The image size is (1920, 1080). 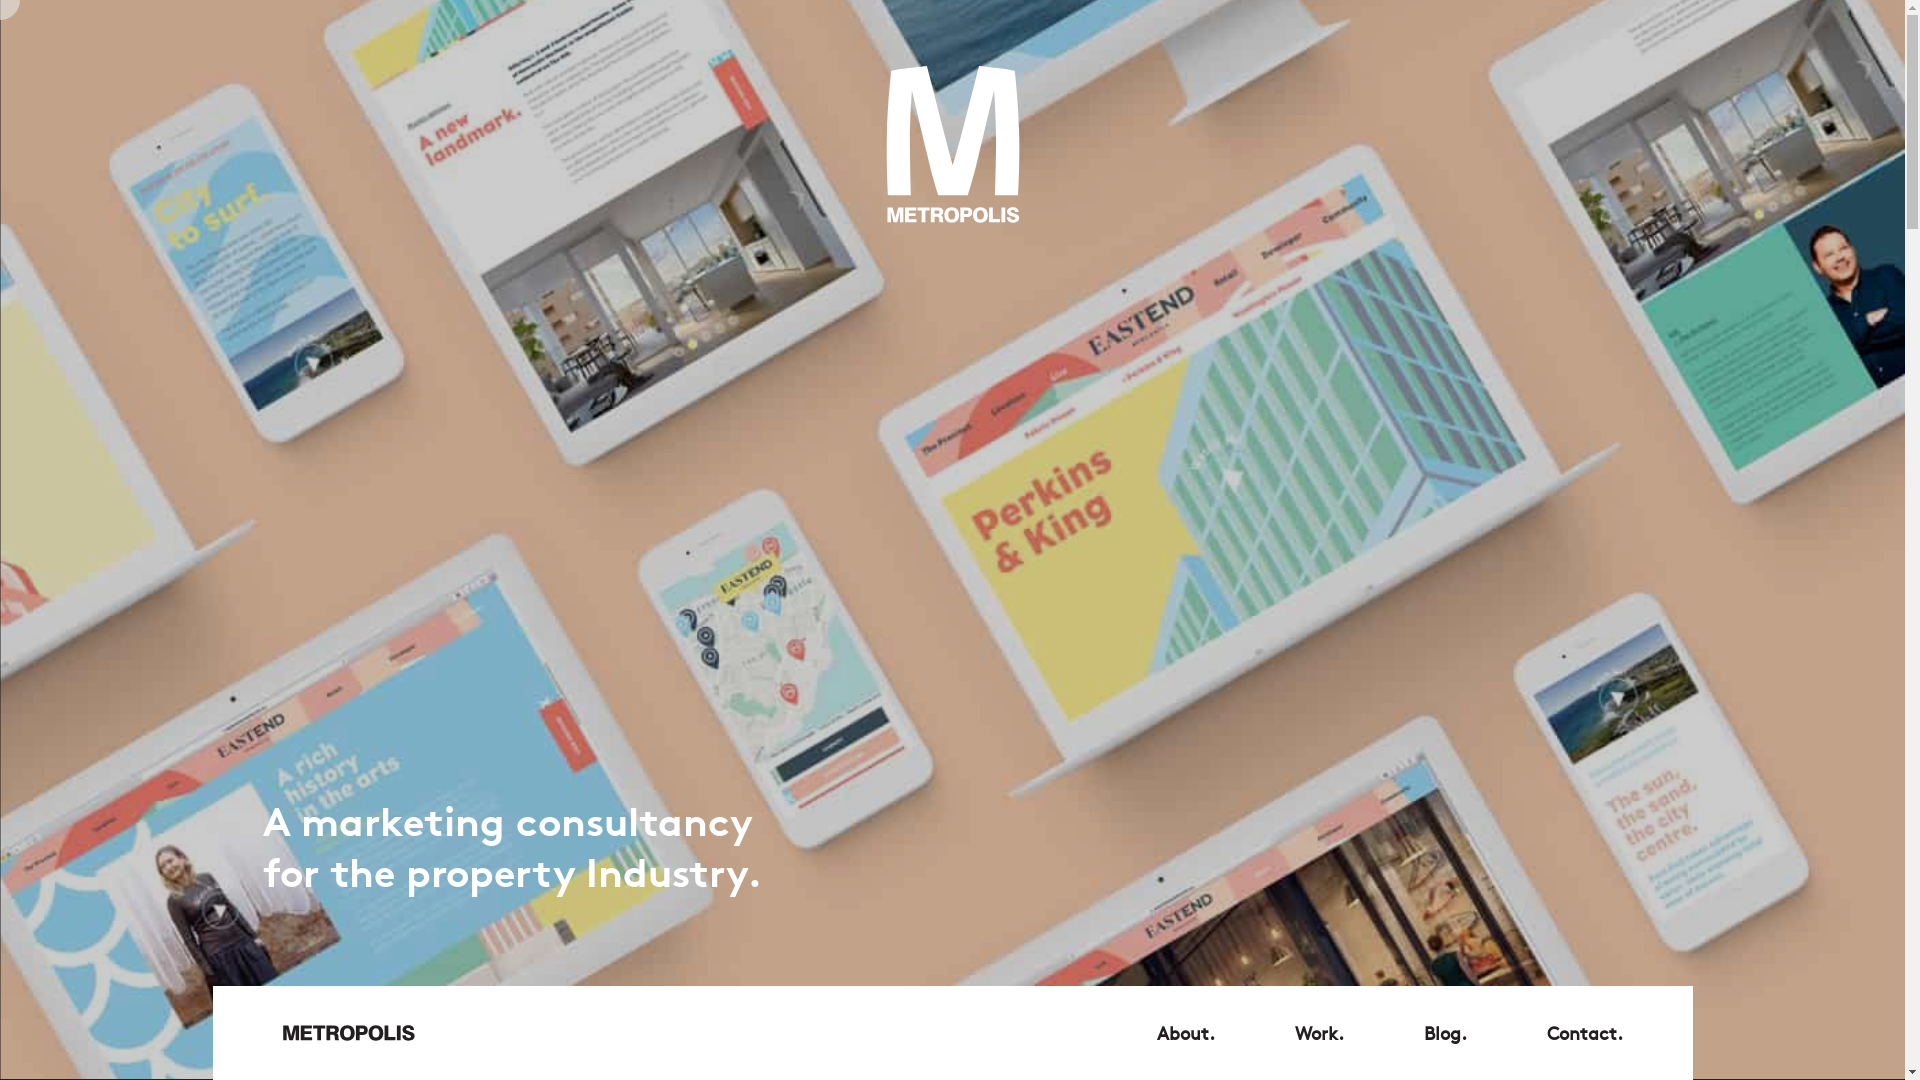 What do you see at coordinates (1185, 1033) in the screenshot?
I see `'About'` at bounding box center [1185, 1033].